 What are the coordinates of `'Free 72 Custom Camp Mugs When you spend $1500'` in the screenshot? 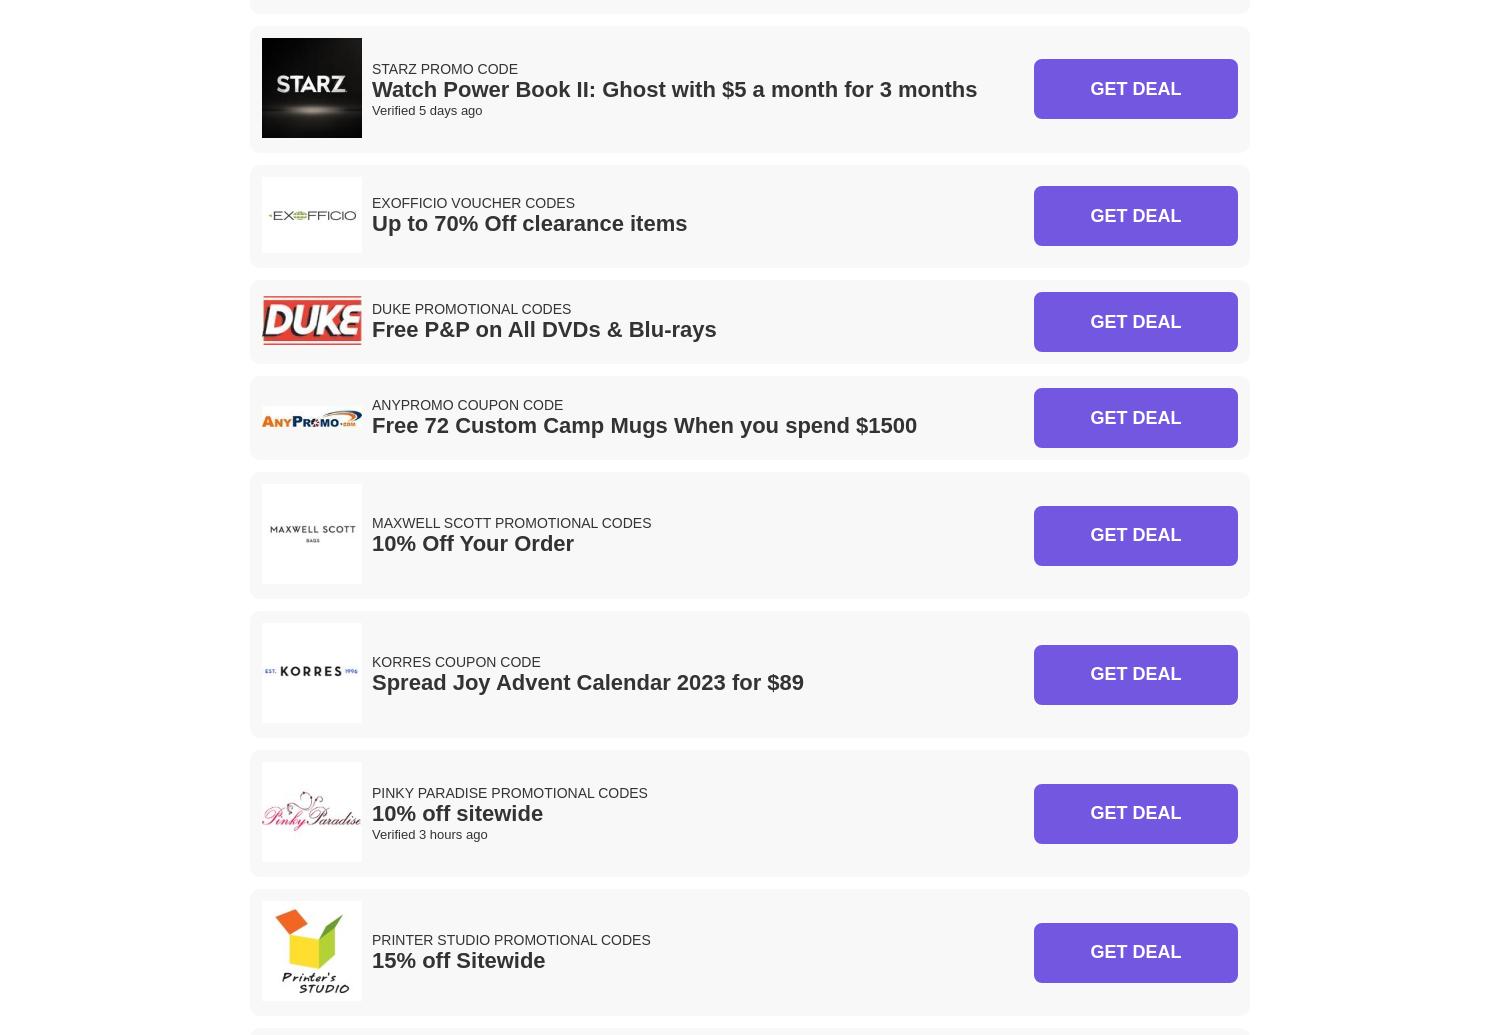 It's located at (644, 425).